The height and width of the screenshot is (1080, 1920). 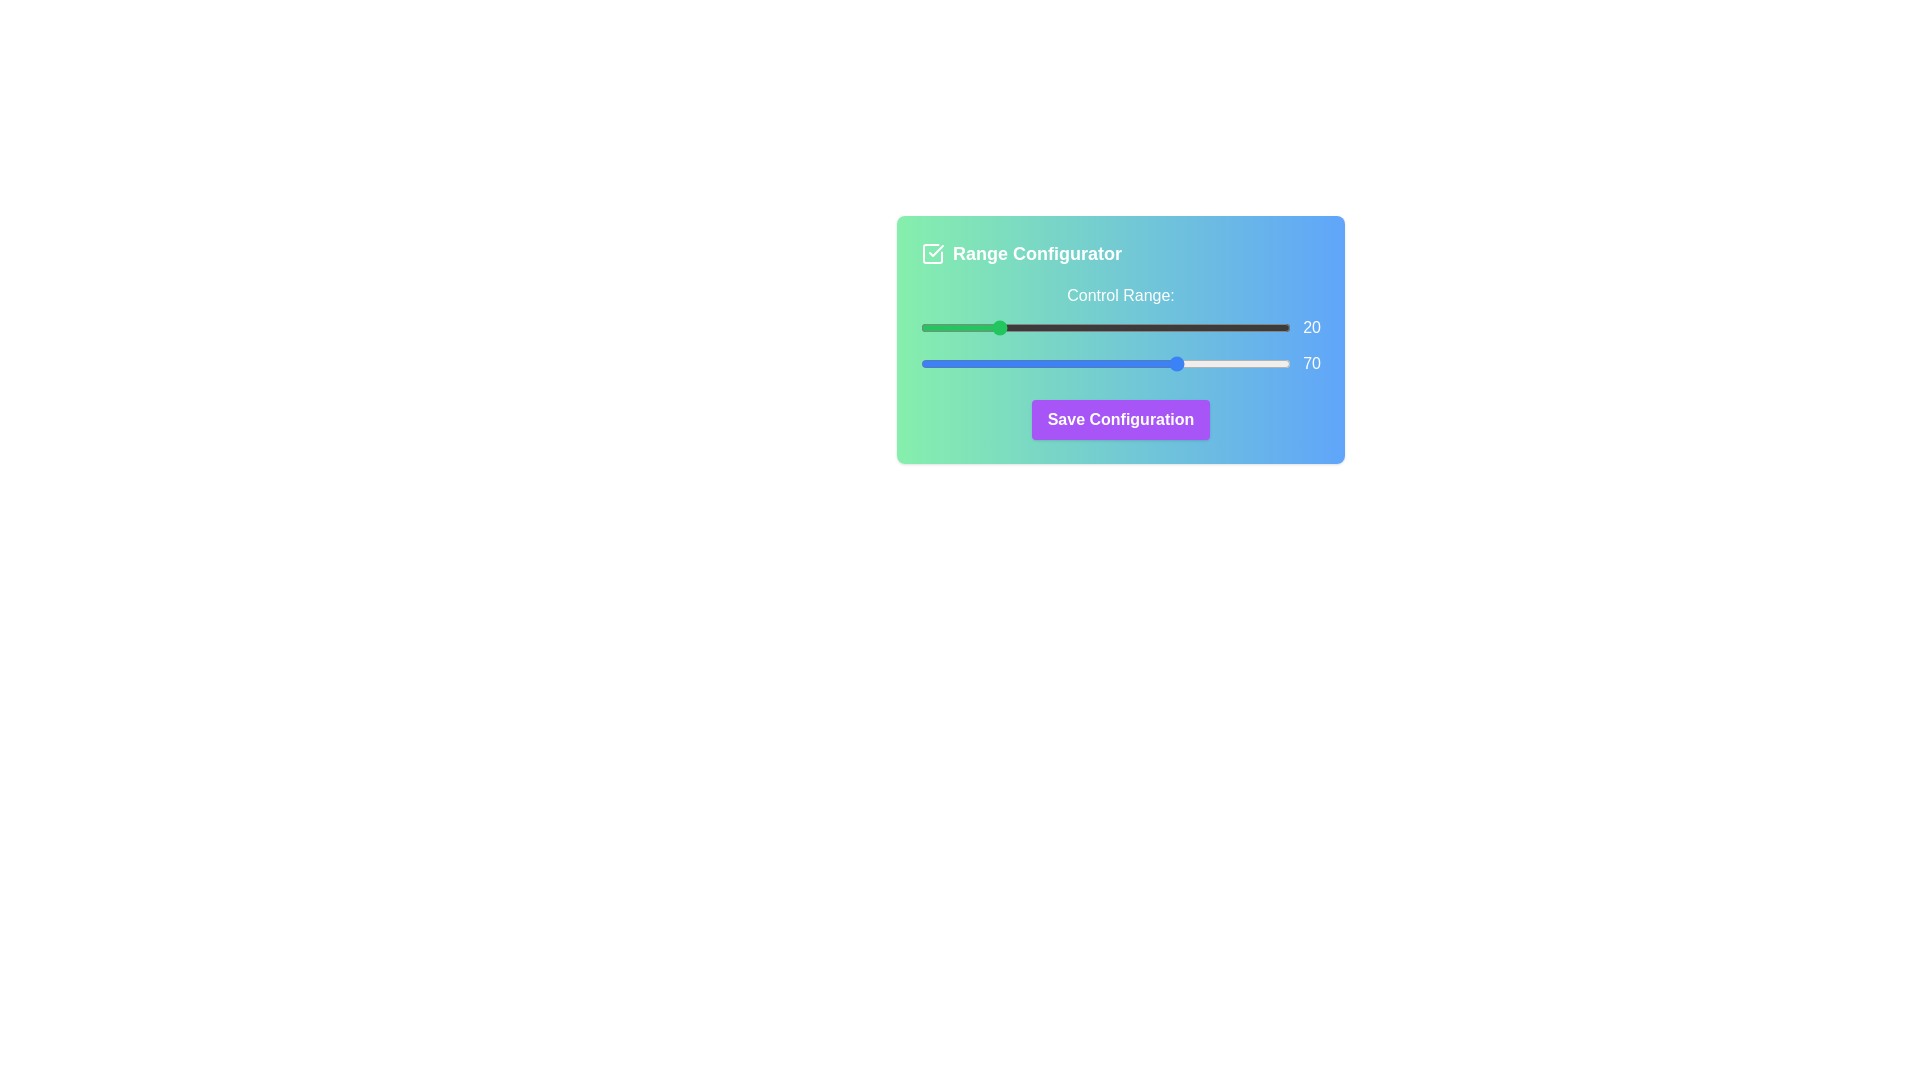 What do you see at coordinates (961, 326) in the screenshot?
I see `the start range slider to set the value to 11` at bounding box center [961, 326].